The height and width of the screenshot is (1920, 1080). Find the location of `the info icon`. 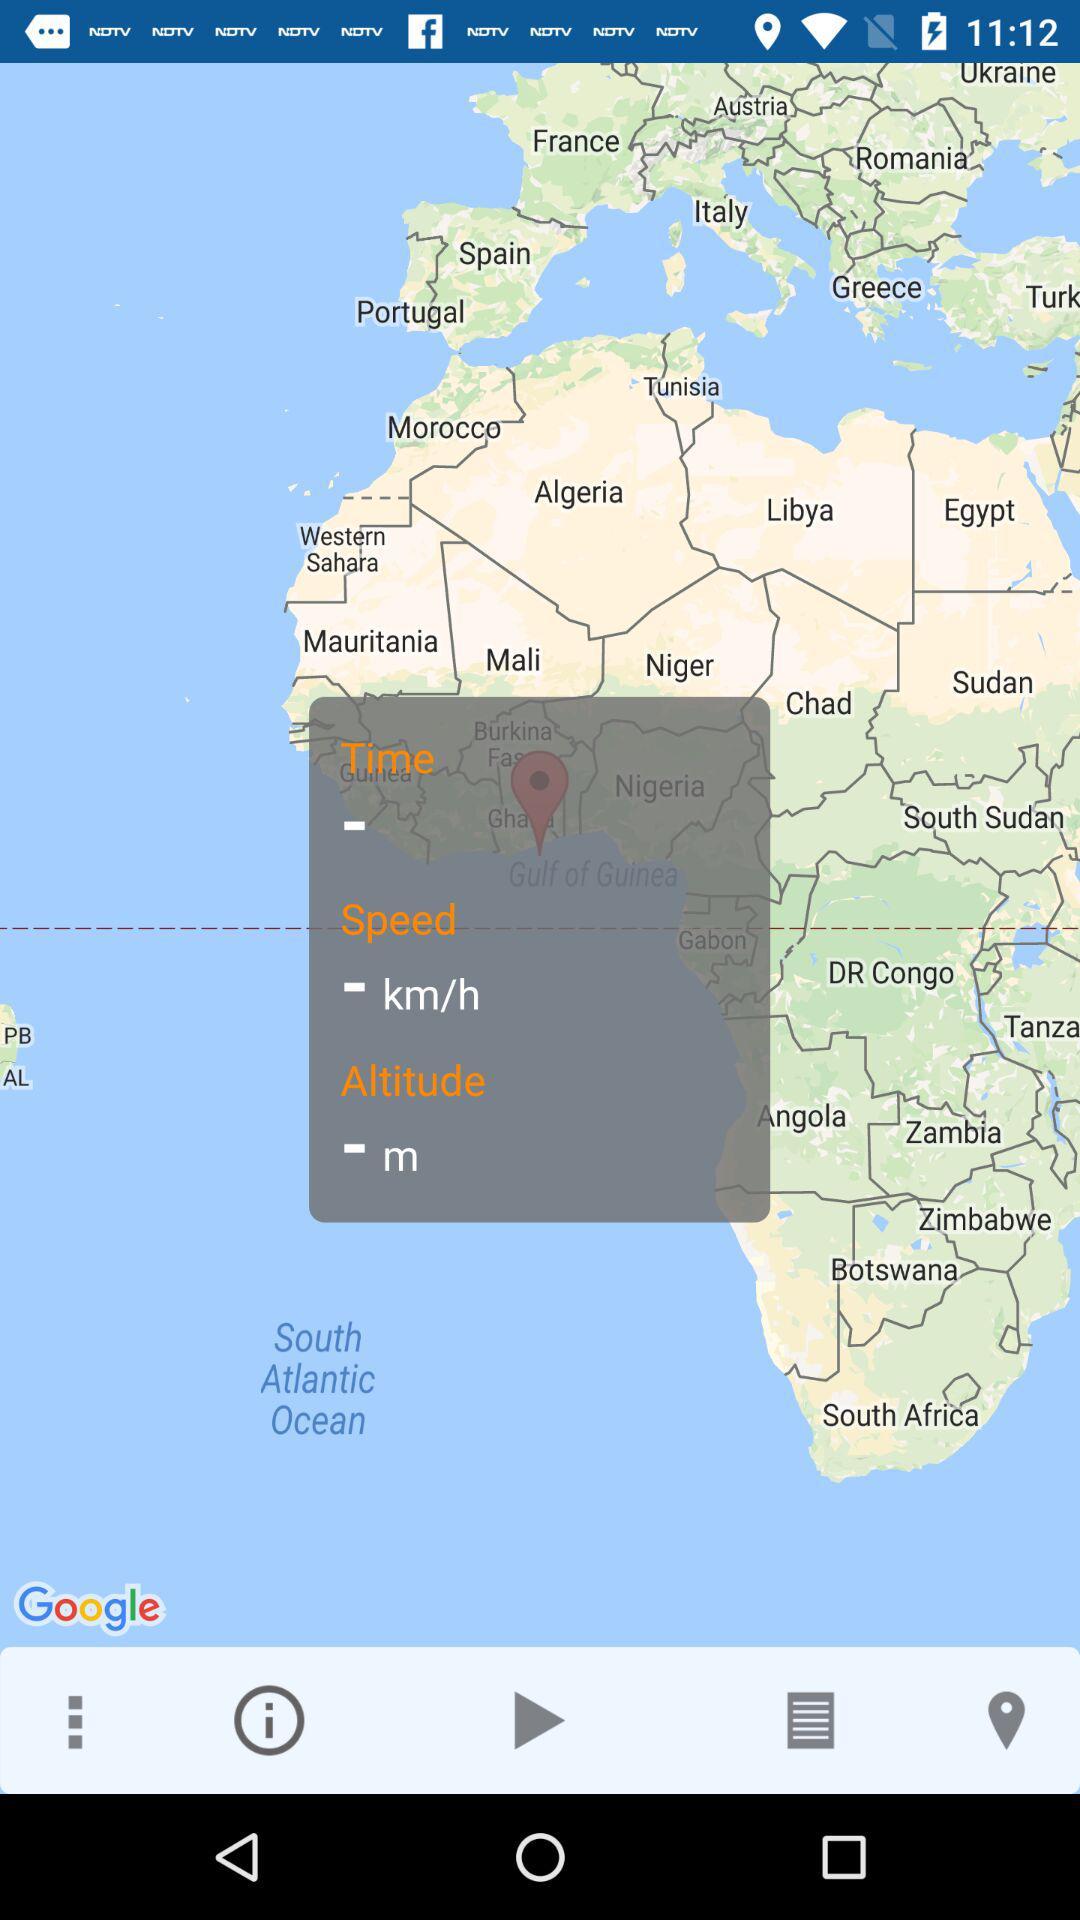

the info icon is located at coordinates (268, 1719).